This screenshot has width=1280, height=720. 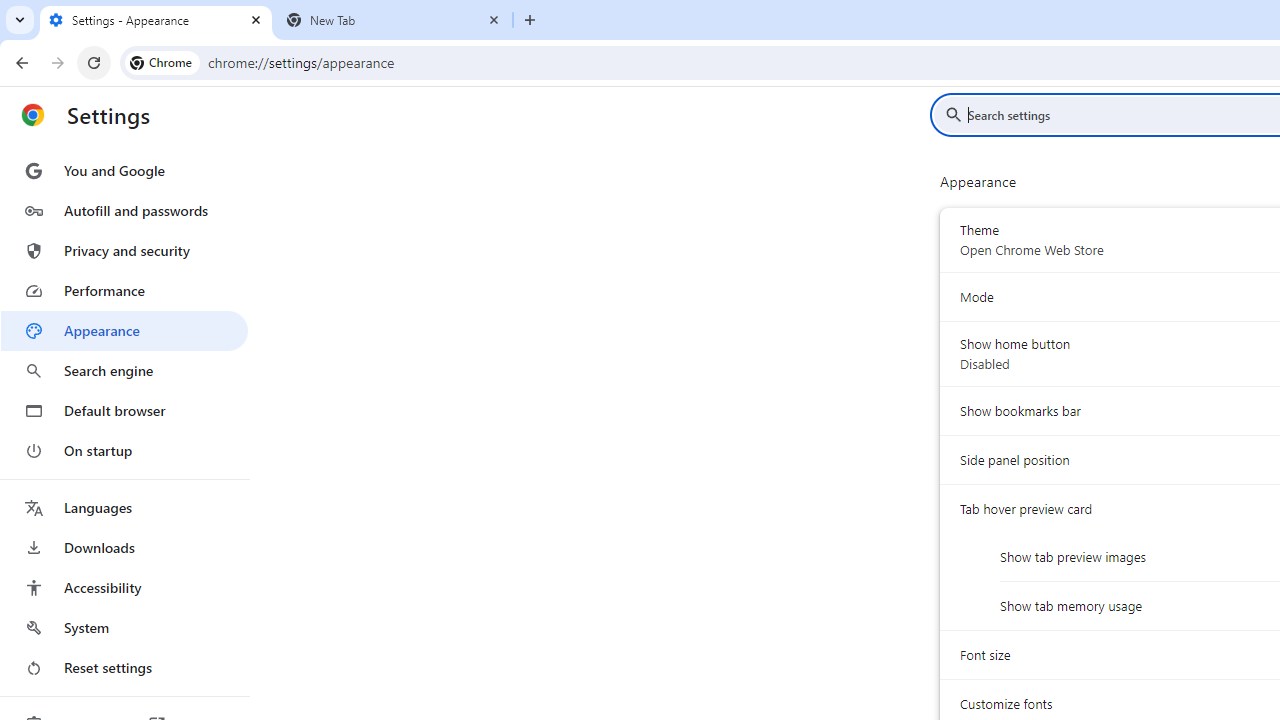 I want to click on 'Privacy and security', so click(x=123, y=249).